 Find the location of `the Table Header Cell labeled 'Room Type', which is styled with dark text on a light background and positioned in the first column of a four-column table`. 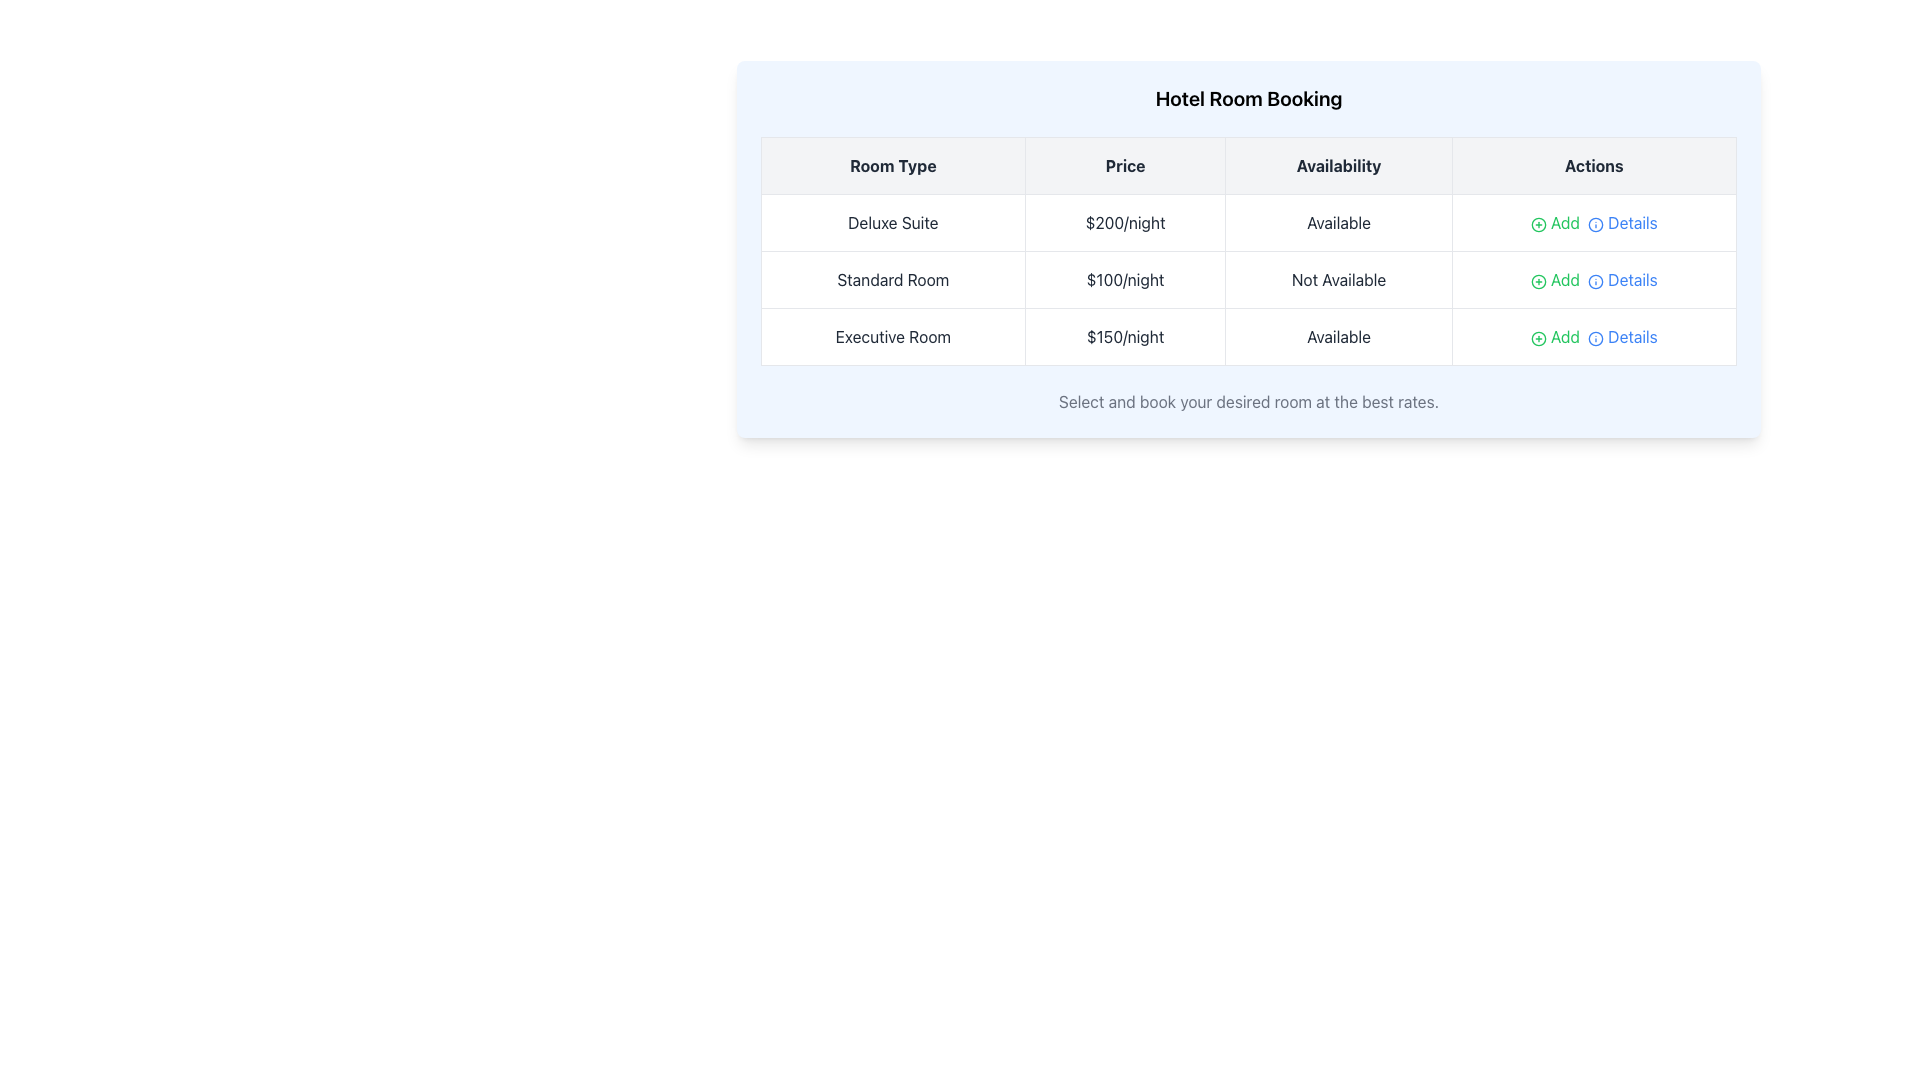

the Table Header Cell labeled 'Room Type', which is styled with dark text on a light background and positioned in the first column of a four-column table is located at coordinates (892, 164).